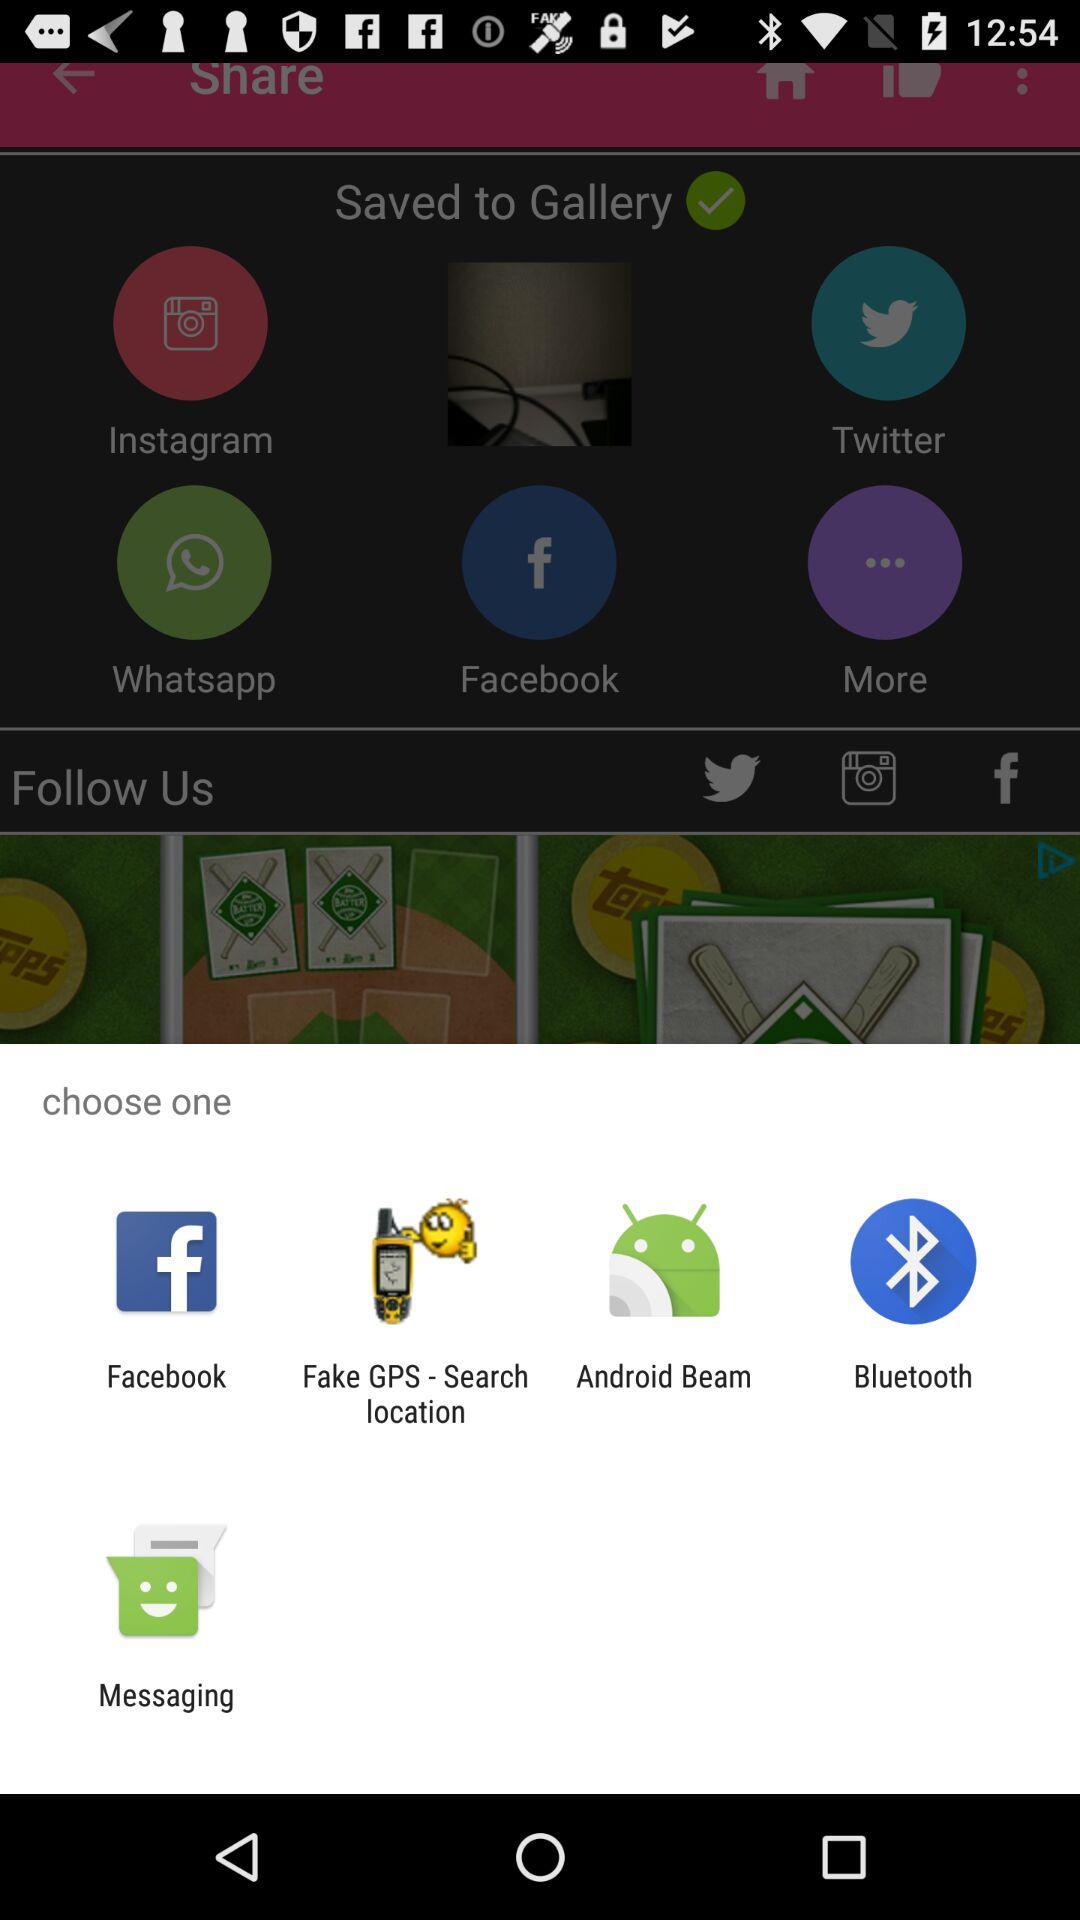 The width and height of the screenshot is (1080, 1920). I want to click on the item to the right of the facebook icon, so click(414, 1392).